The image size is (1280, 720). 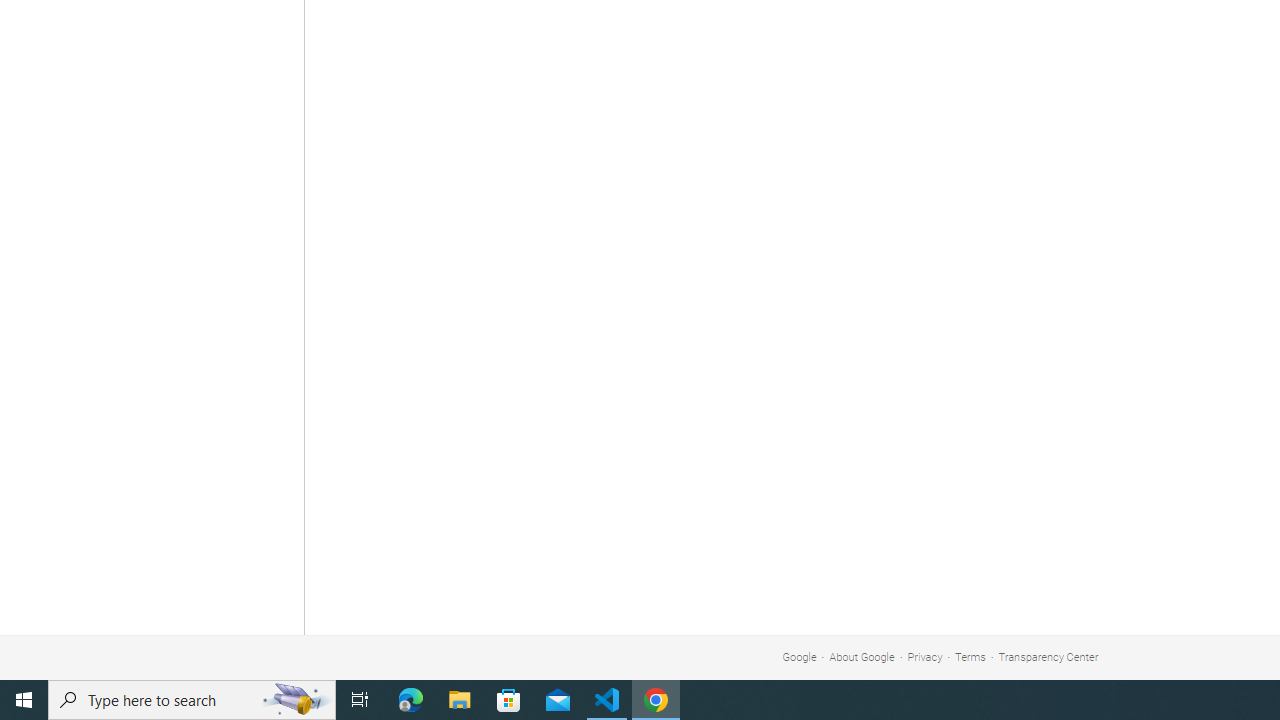 I want to click on 'Terms', so click(x=970, y=657).